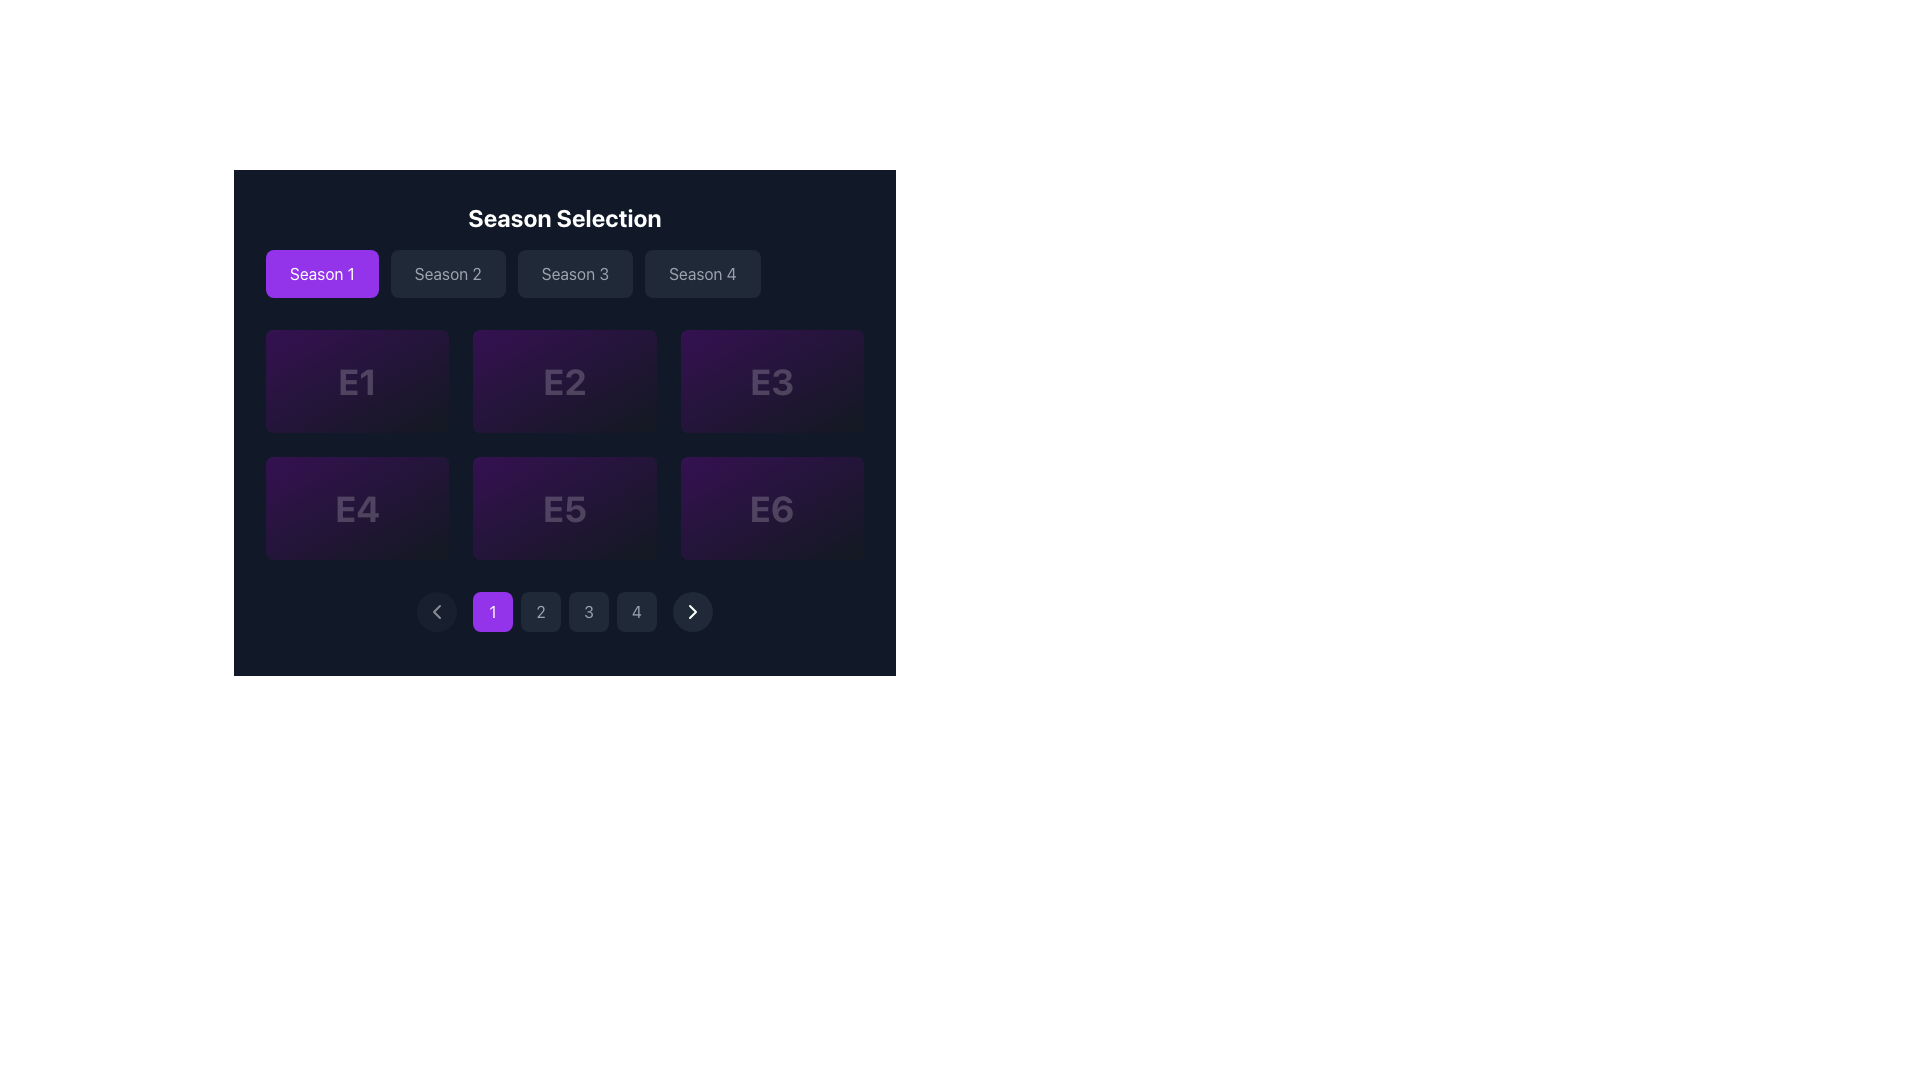 This screenshot has width=1920, height=1080. I want to click on the bold, stylized number 'E6' displayed in a large font size with a subtle opacity, styled in white against a dark purple rectangular background, located in the bottom-right segment of a 2x3 grid layout, so click(771, 507).